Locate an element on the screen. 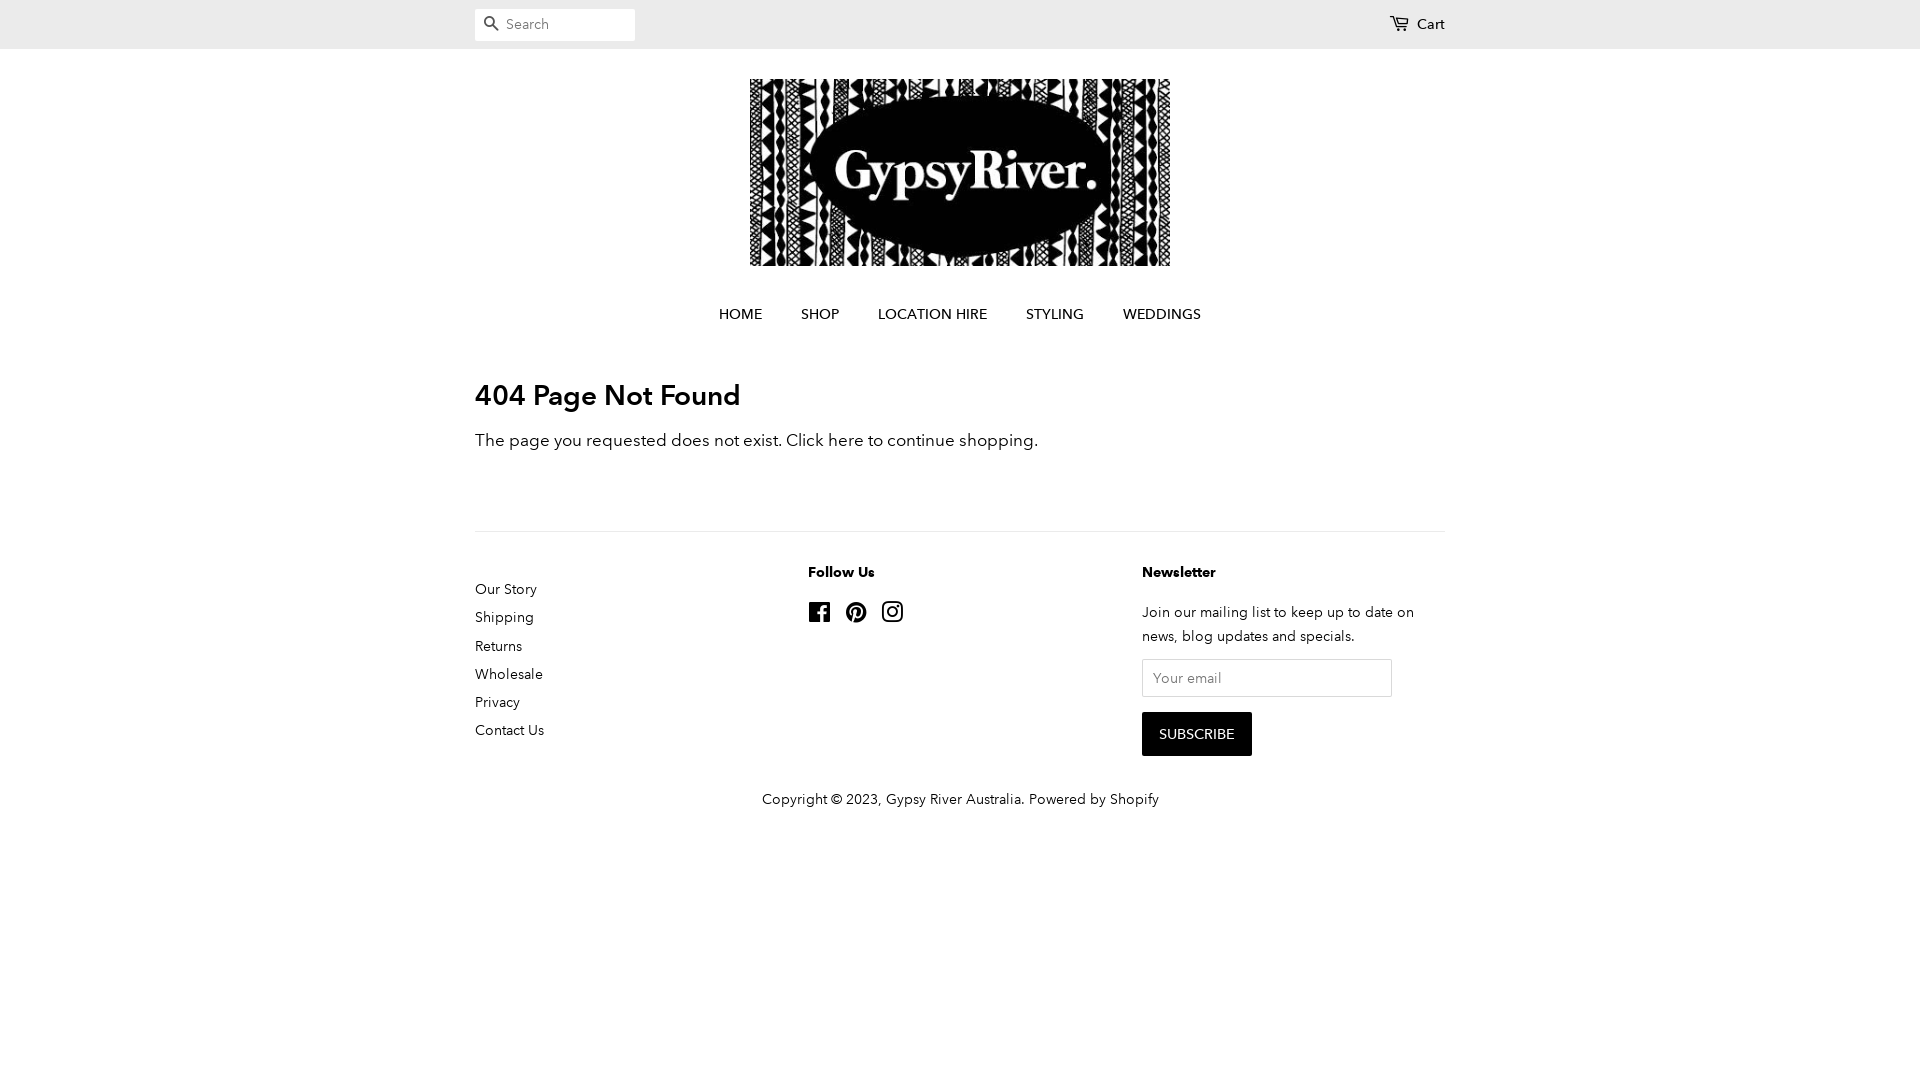 This screenshot has width=1920, height=1080. 'Returns' is located at coordinates (498, 645).